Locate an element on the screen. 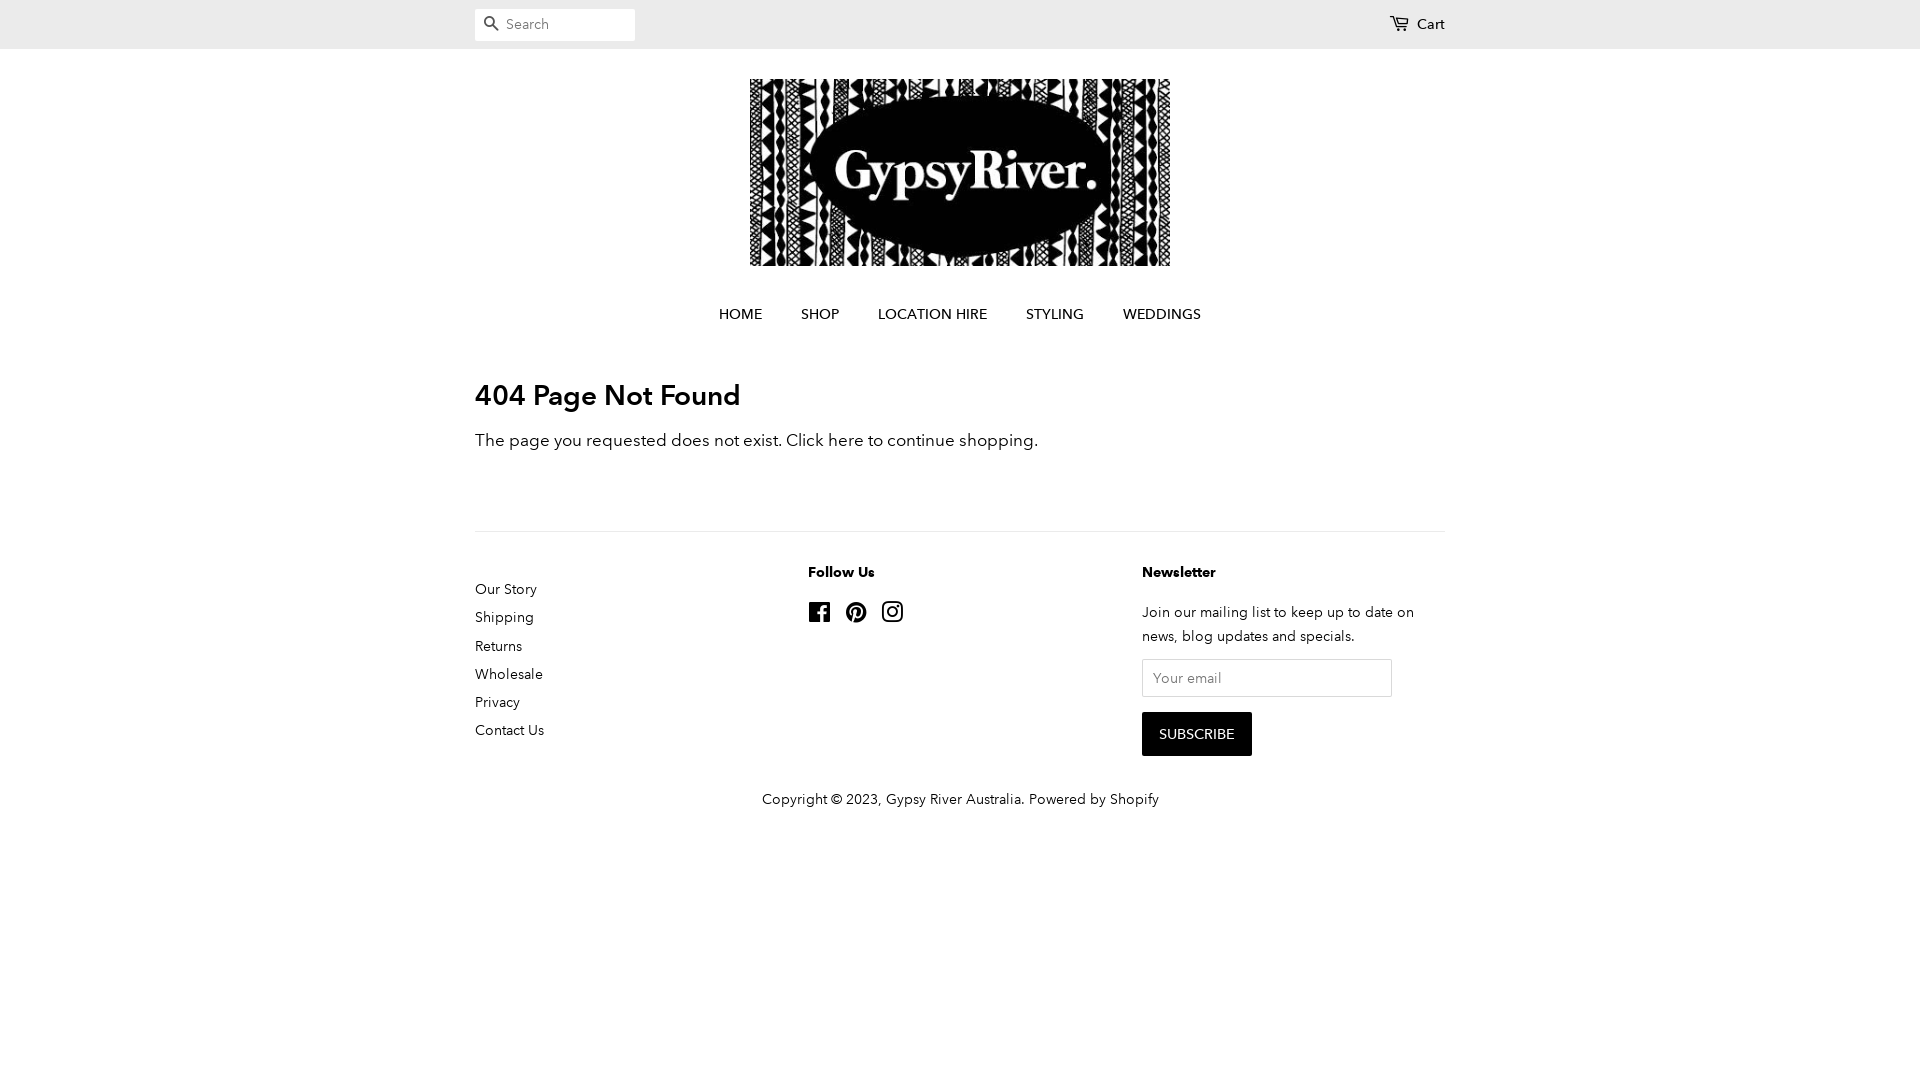 This screenshot has width=1920, height=1080. 'Returns' is located at coordinates (498, 645).